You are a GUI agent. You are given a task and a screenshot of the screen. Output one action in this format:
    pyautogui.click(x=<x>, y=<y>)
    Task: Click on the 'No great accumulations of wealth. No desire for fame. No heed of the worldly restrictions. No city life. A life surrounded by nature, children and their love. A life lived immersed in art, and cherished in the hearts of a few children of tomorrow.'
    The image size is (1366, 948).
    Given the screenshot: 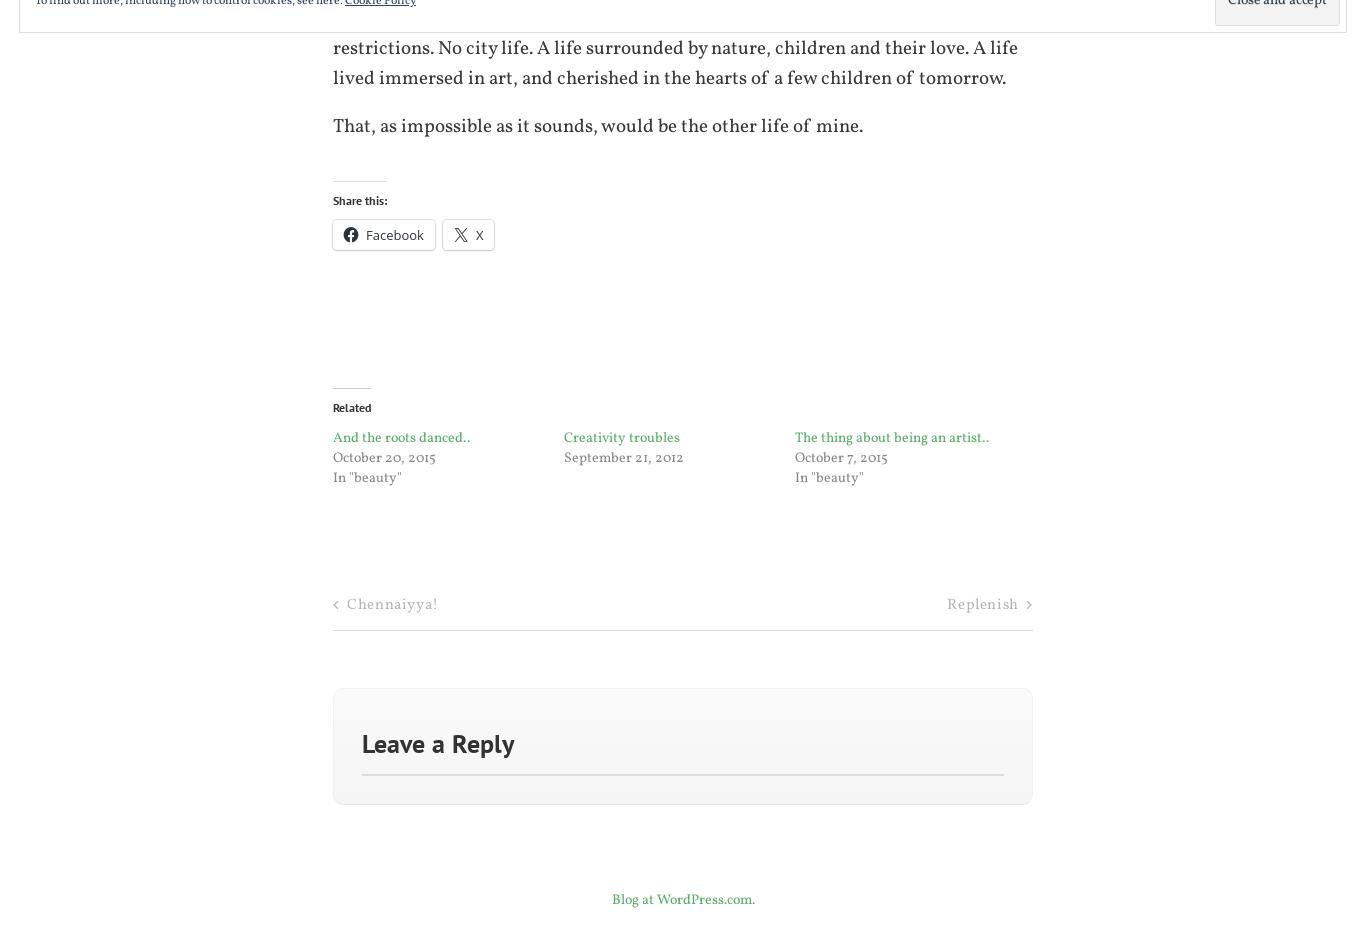 What is the action you would take?
    pyautogui.click(x=674, y=48)
    